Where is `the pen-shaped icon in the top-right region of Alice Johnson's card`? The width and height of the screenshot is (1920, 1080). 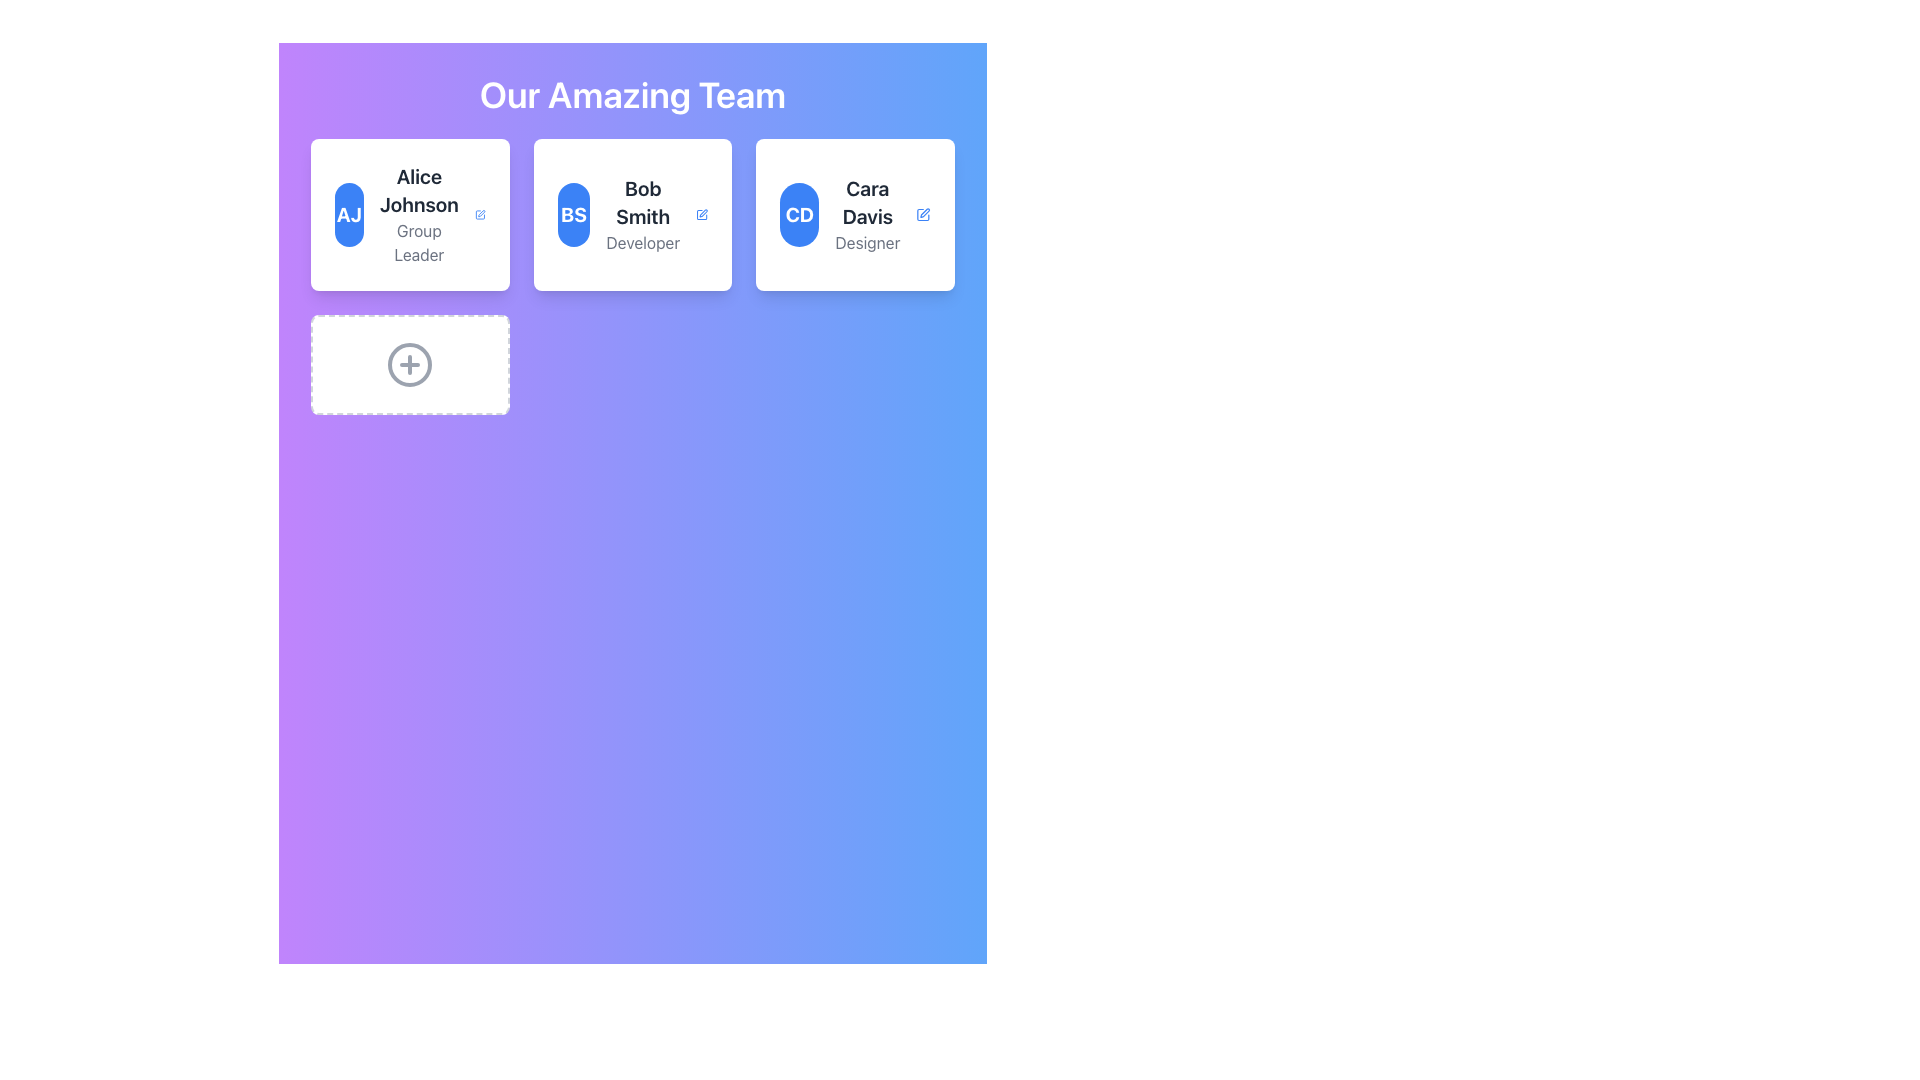
the pen-shaped icon in the top-right region of Alice Johnson's card is located at coordinates (480, 215).